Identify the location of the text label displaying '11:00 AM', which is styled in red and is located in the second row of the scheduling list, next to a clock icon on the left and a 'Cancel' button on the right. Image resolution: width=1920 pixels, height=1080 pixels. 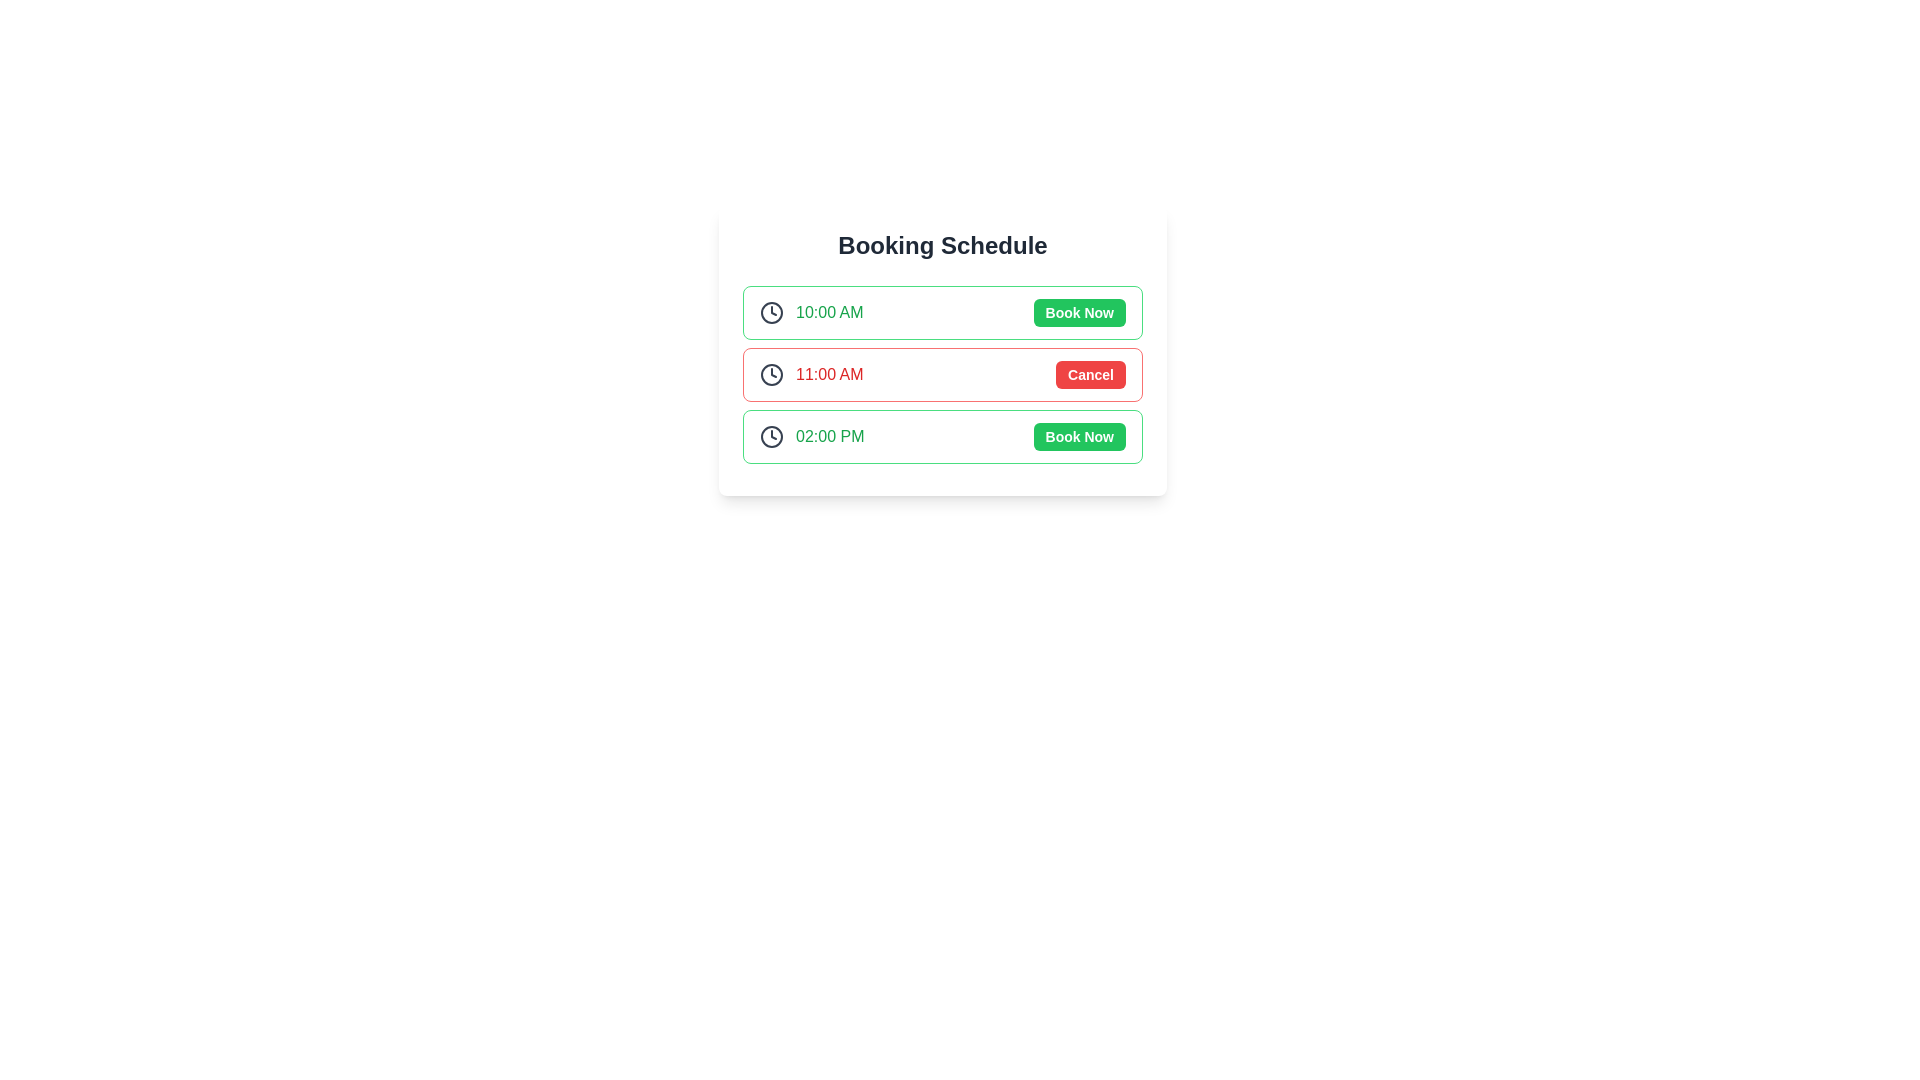
(811, 374).